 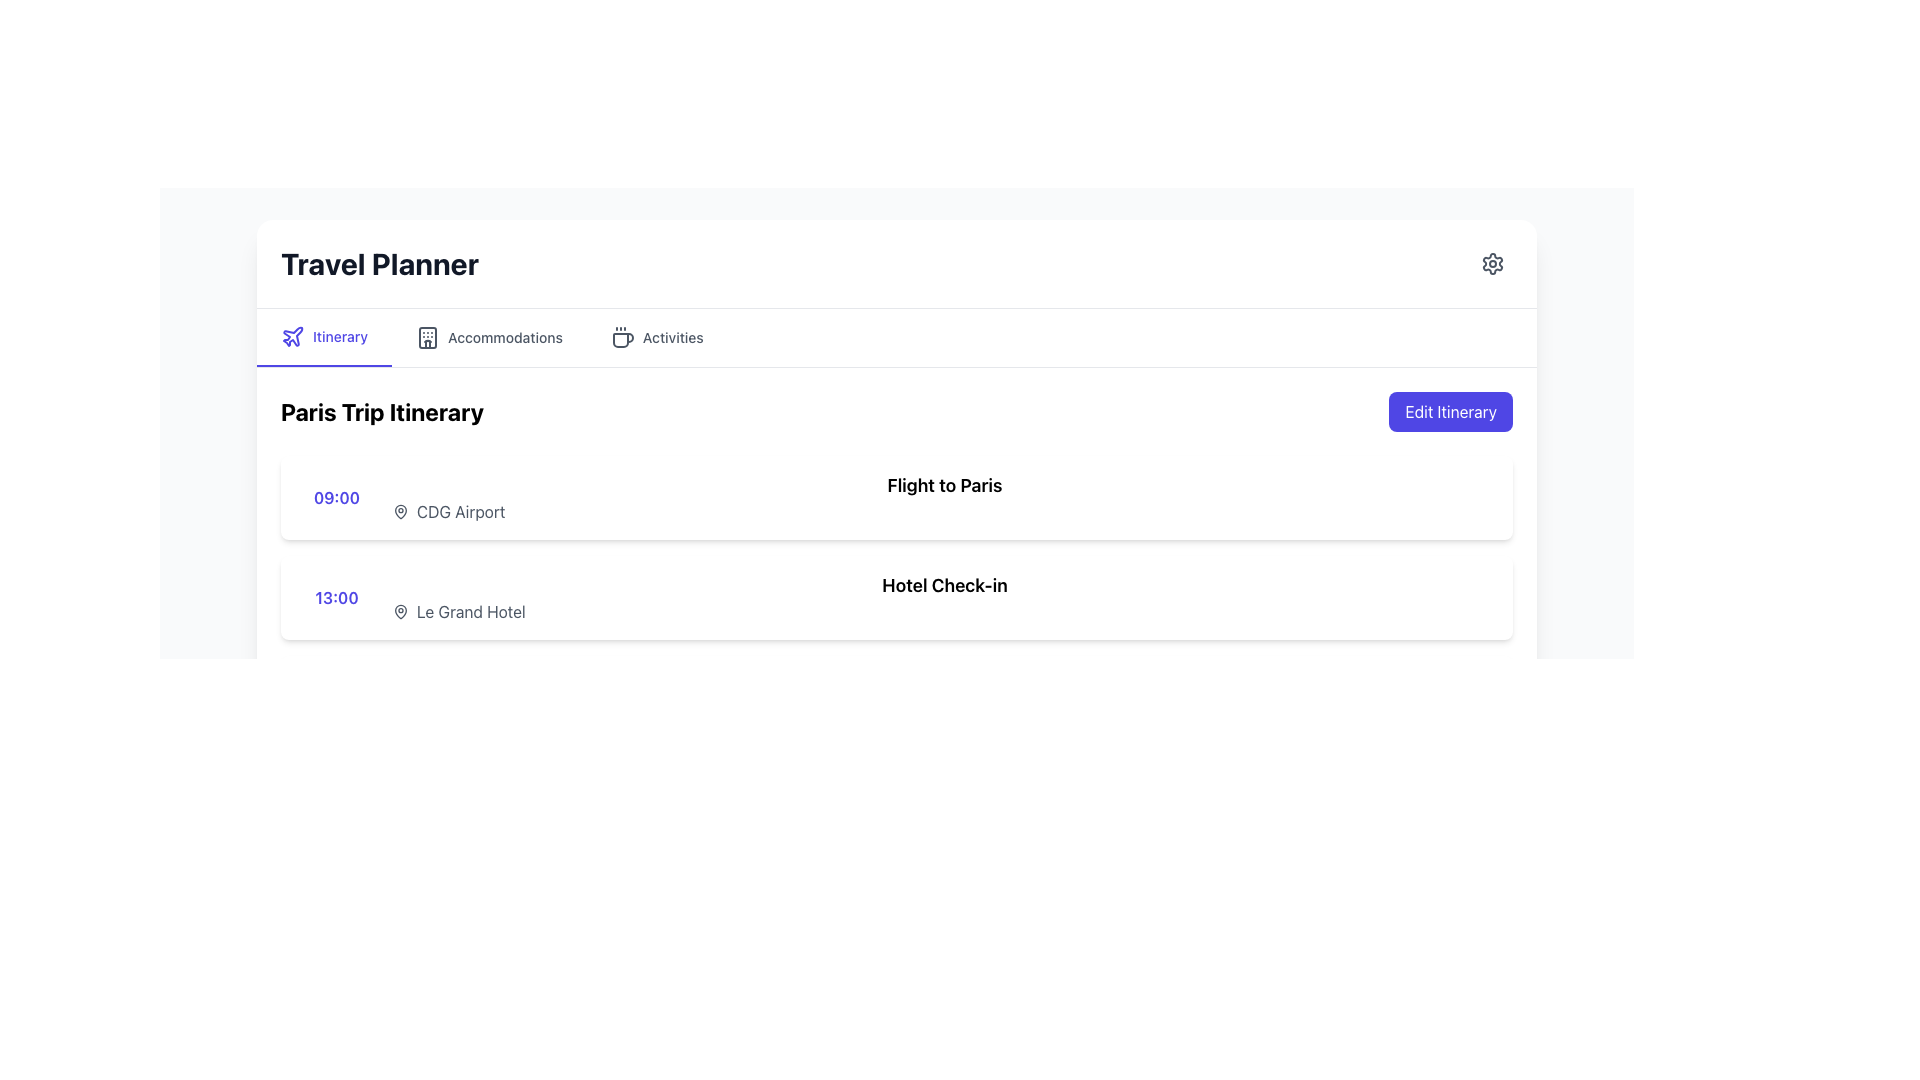 I want to click on static text label displaying the time '13:00', which is styled in bold indigo color and positioned at the start of the Hotel Check-in event section under the Paris Trip Itinerary, so click(x=336, y=596).